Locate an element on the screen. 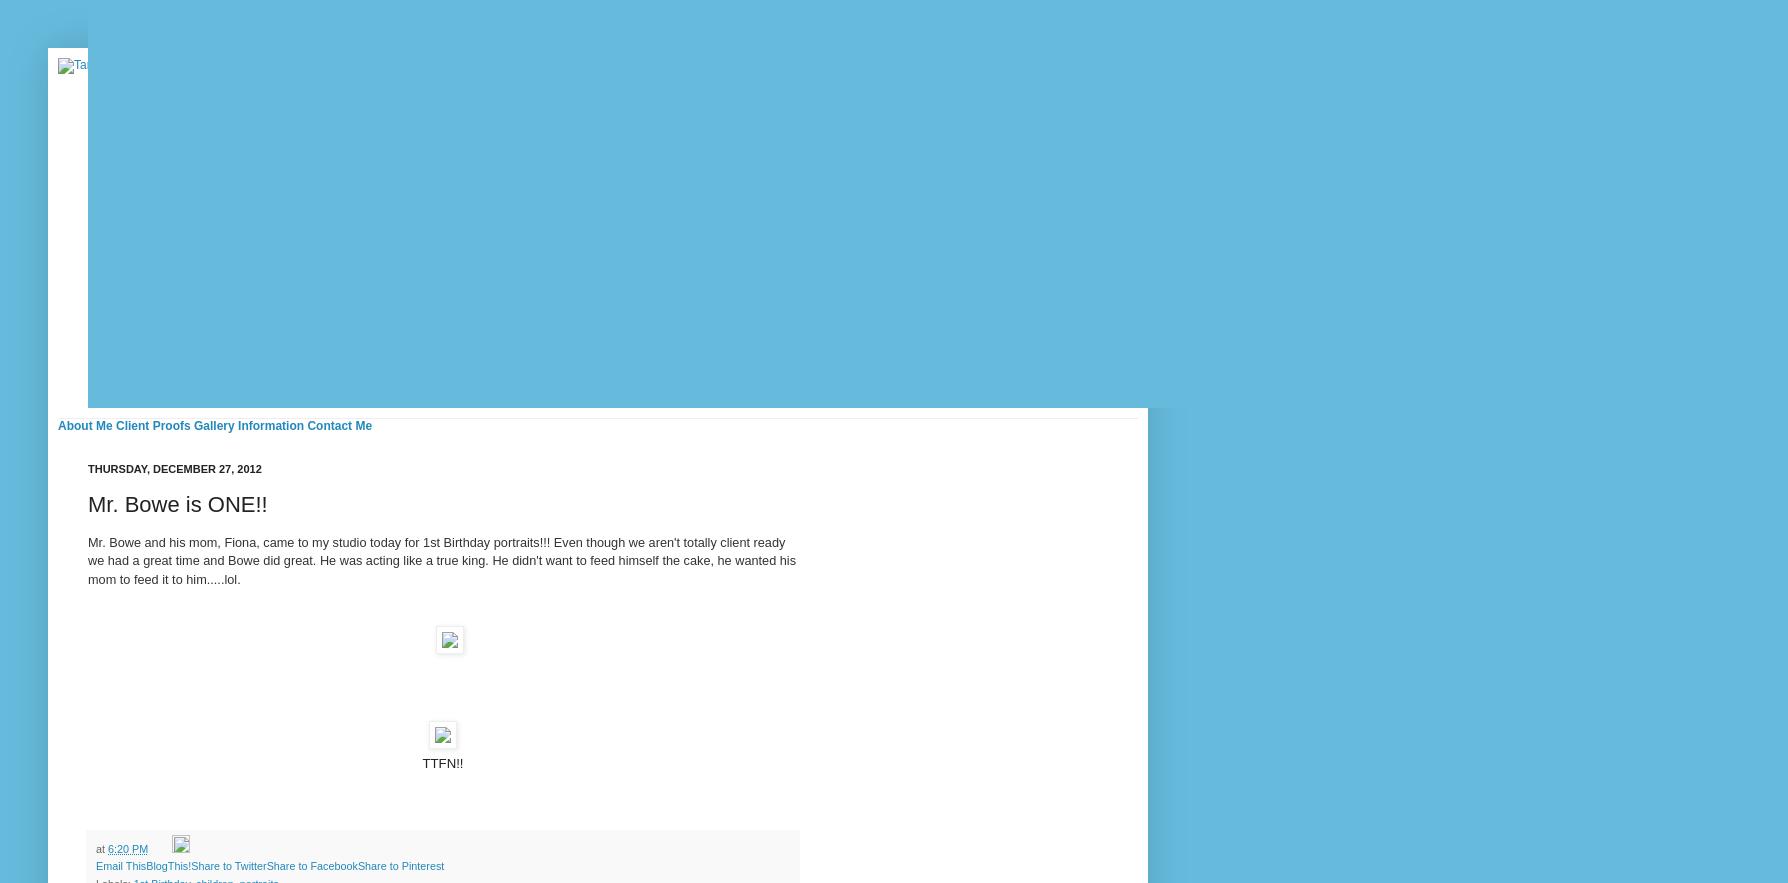 The image size is (1788, 883). 'Mr. Bowe is ONE!!' is located at coordinates (177, 503).